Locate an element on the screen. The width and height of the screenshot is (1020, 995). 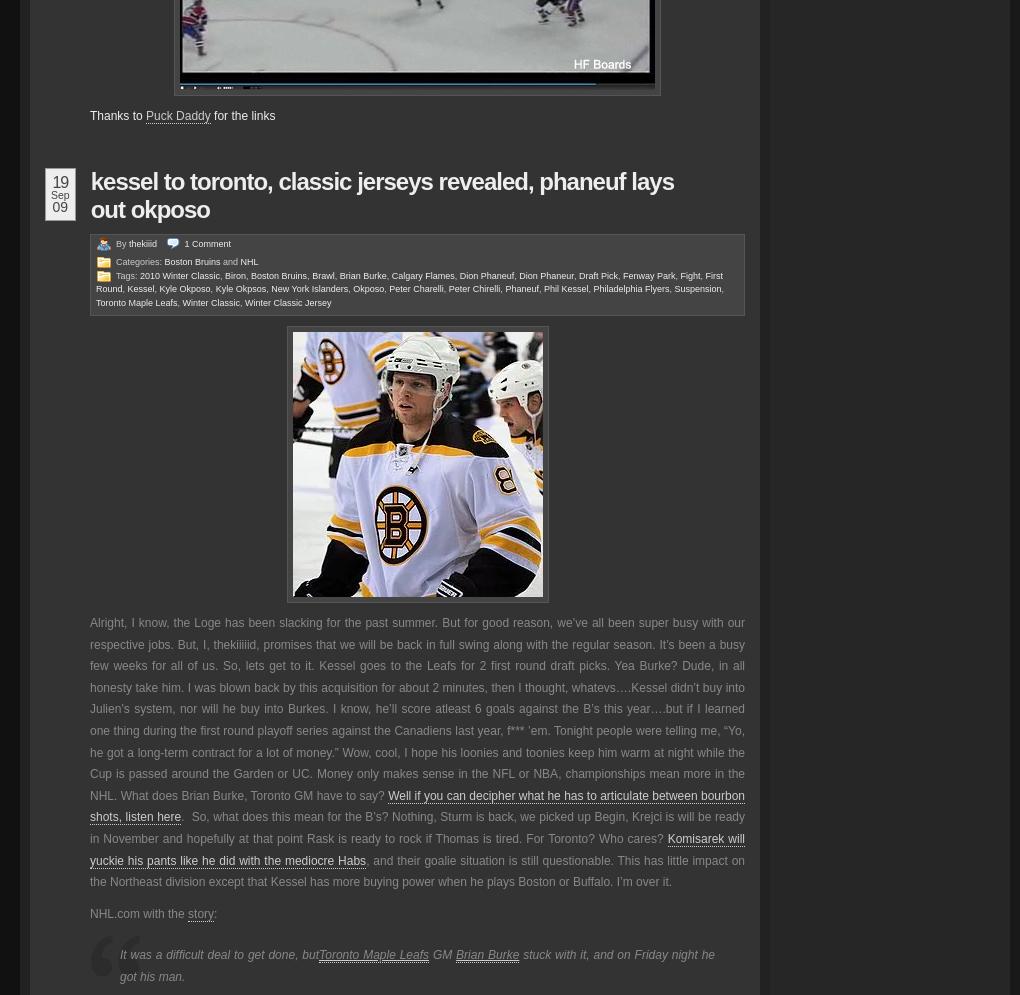
'Alright, I know, the Loge has been slacking for the past summer. But for good reason, we’ve all been super busy with our respective jobs. But, I, thekiiiiid, promises that we will be back in full swing along with the regular season. It’s been a busy few weeks for all of us. So, lets get to it. Kessel goes to the Leafs for 2 first round draft picks. Yea Burke? Dude, in all honesty take him. I was blown back by this acquisition for about 2 minutes, then I thought, whatevs….Kessel didn’t buy into Julien’s system, nor will he buy into Burkes. I know, he’ll score atleast 6 goals against the B’s this year….but if I learned one thing during the first round playoff series against the Canadiens last year, f*** ’em. Tonight people were telling me, “Yo, he got a long-term contract for a lot of money.” Wow, cool, I hope his loonies and toonies keep him warm at night while the Cup is passed around the Garden or UC. Money only makes sense in the NFL or NBA, championships mean more in the NHL. What does Brian Burke, Toronto GM have to say?' is located at coordinates (417, 709).